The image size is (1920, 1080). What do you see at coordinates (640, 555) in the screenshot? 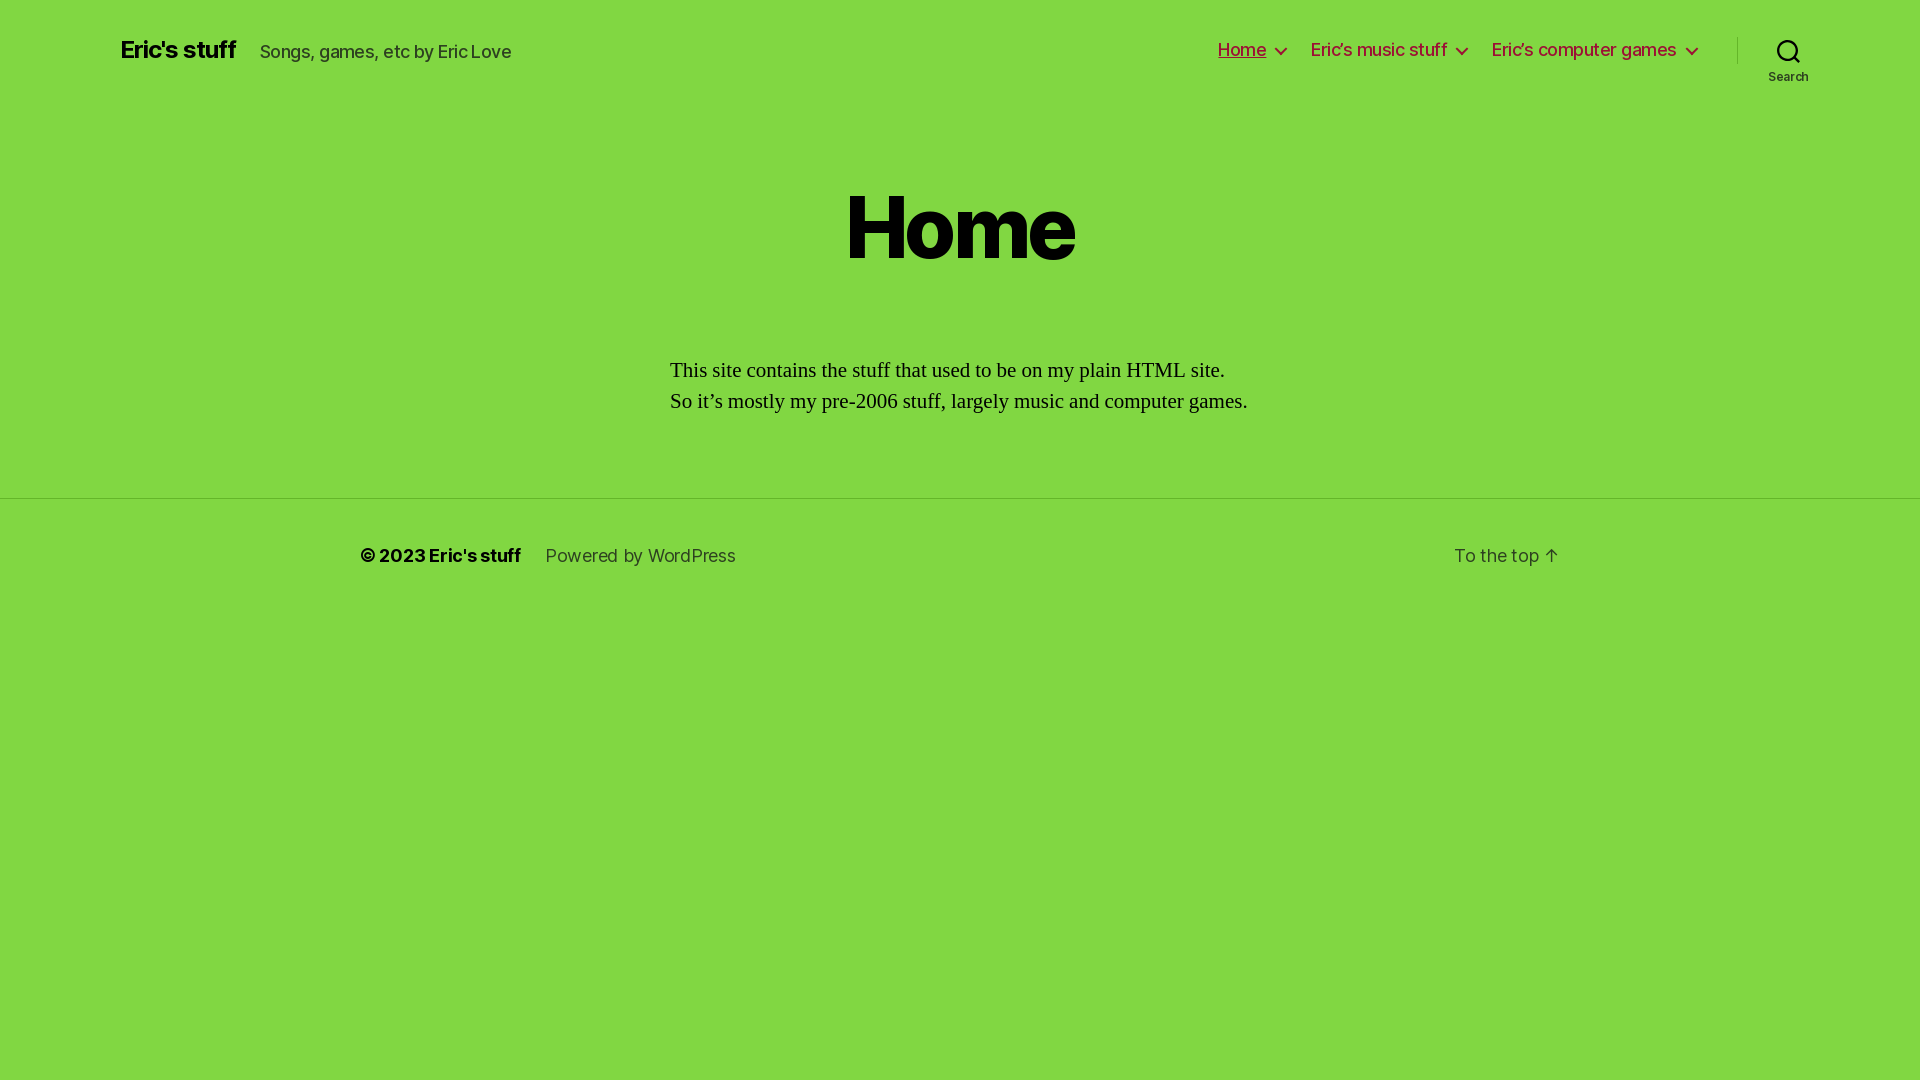
I see `'Powered by WordPress'` at bounding box center [640, 555].